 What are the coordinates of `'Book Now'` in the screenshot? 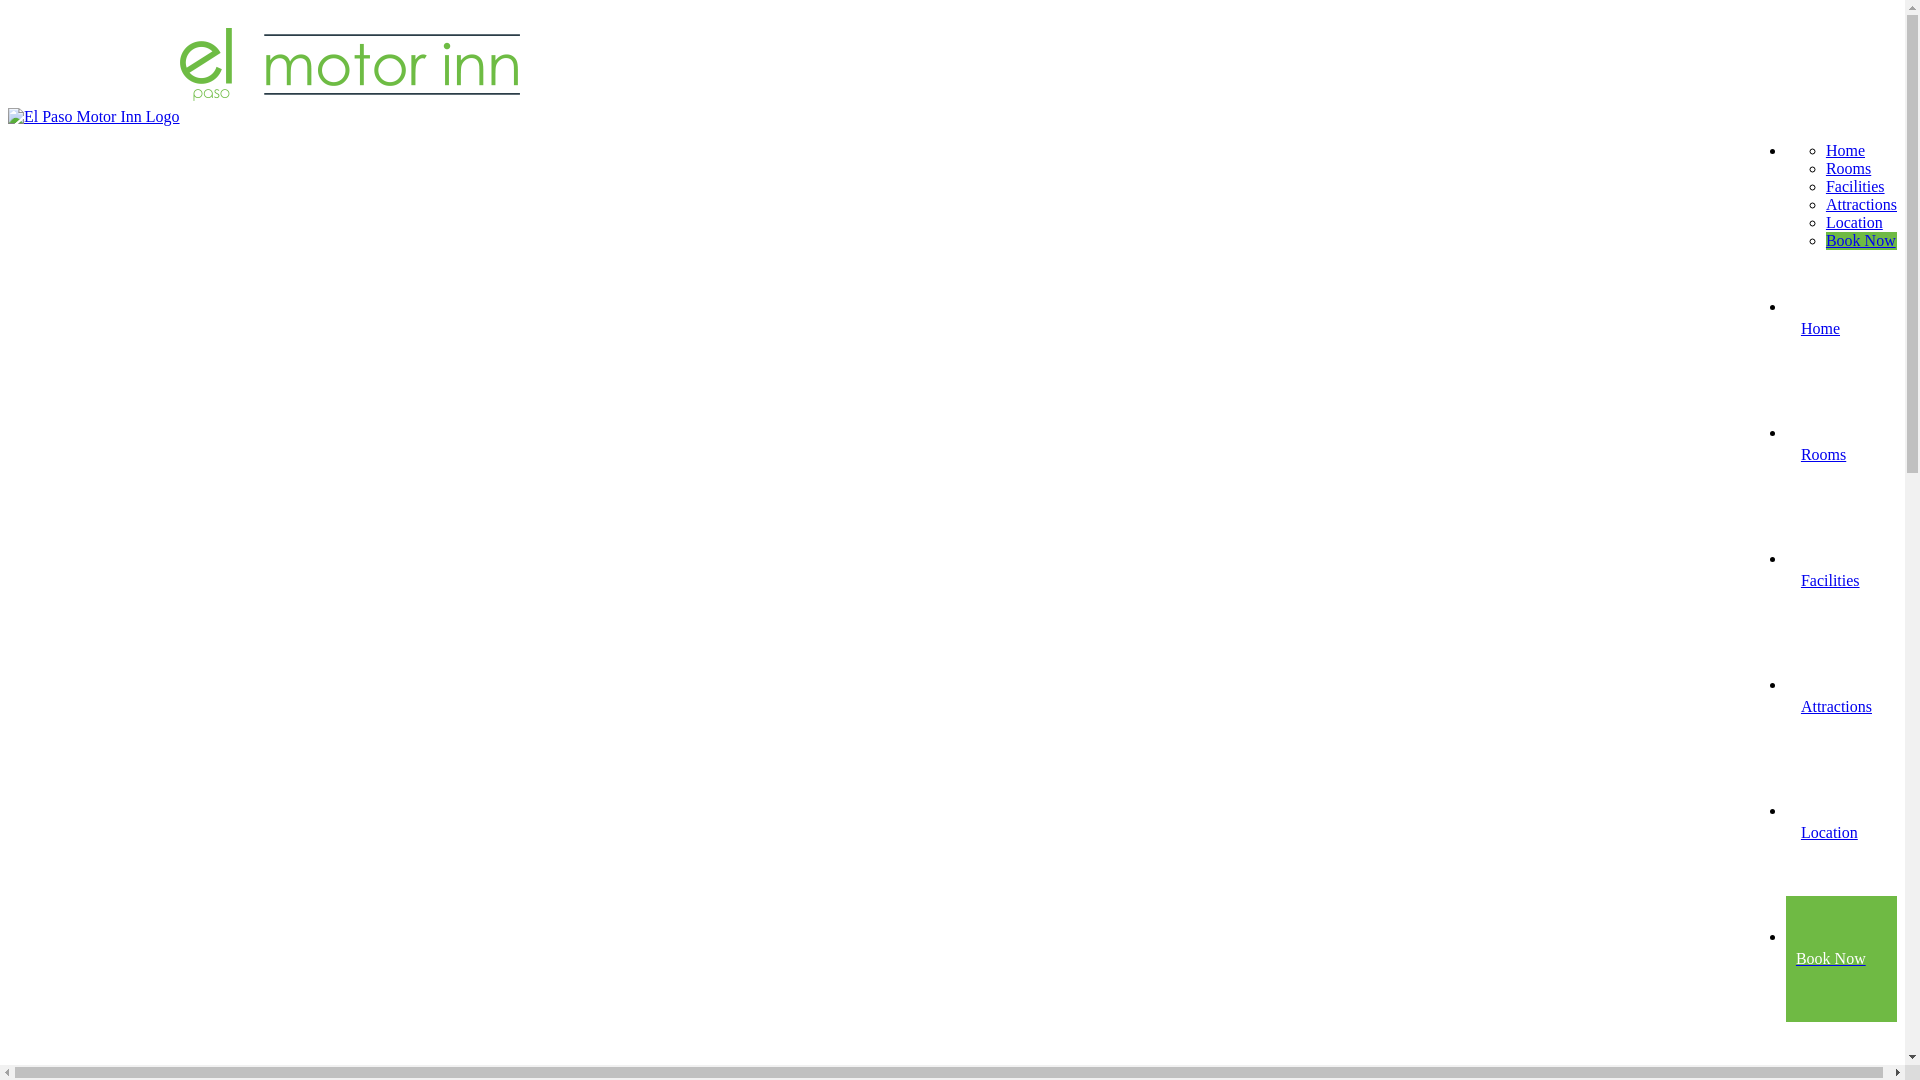 It's located at (1860, 239).